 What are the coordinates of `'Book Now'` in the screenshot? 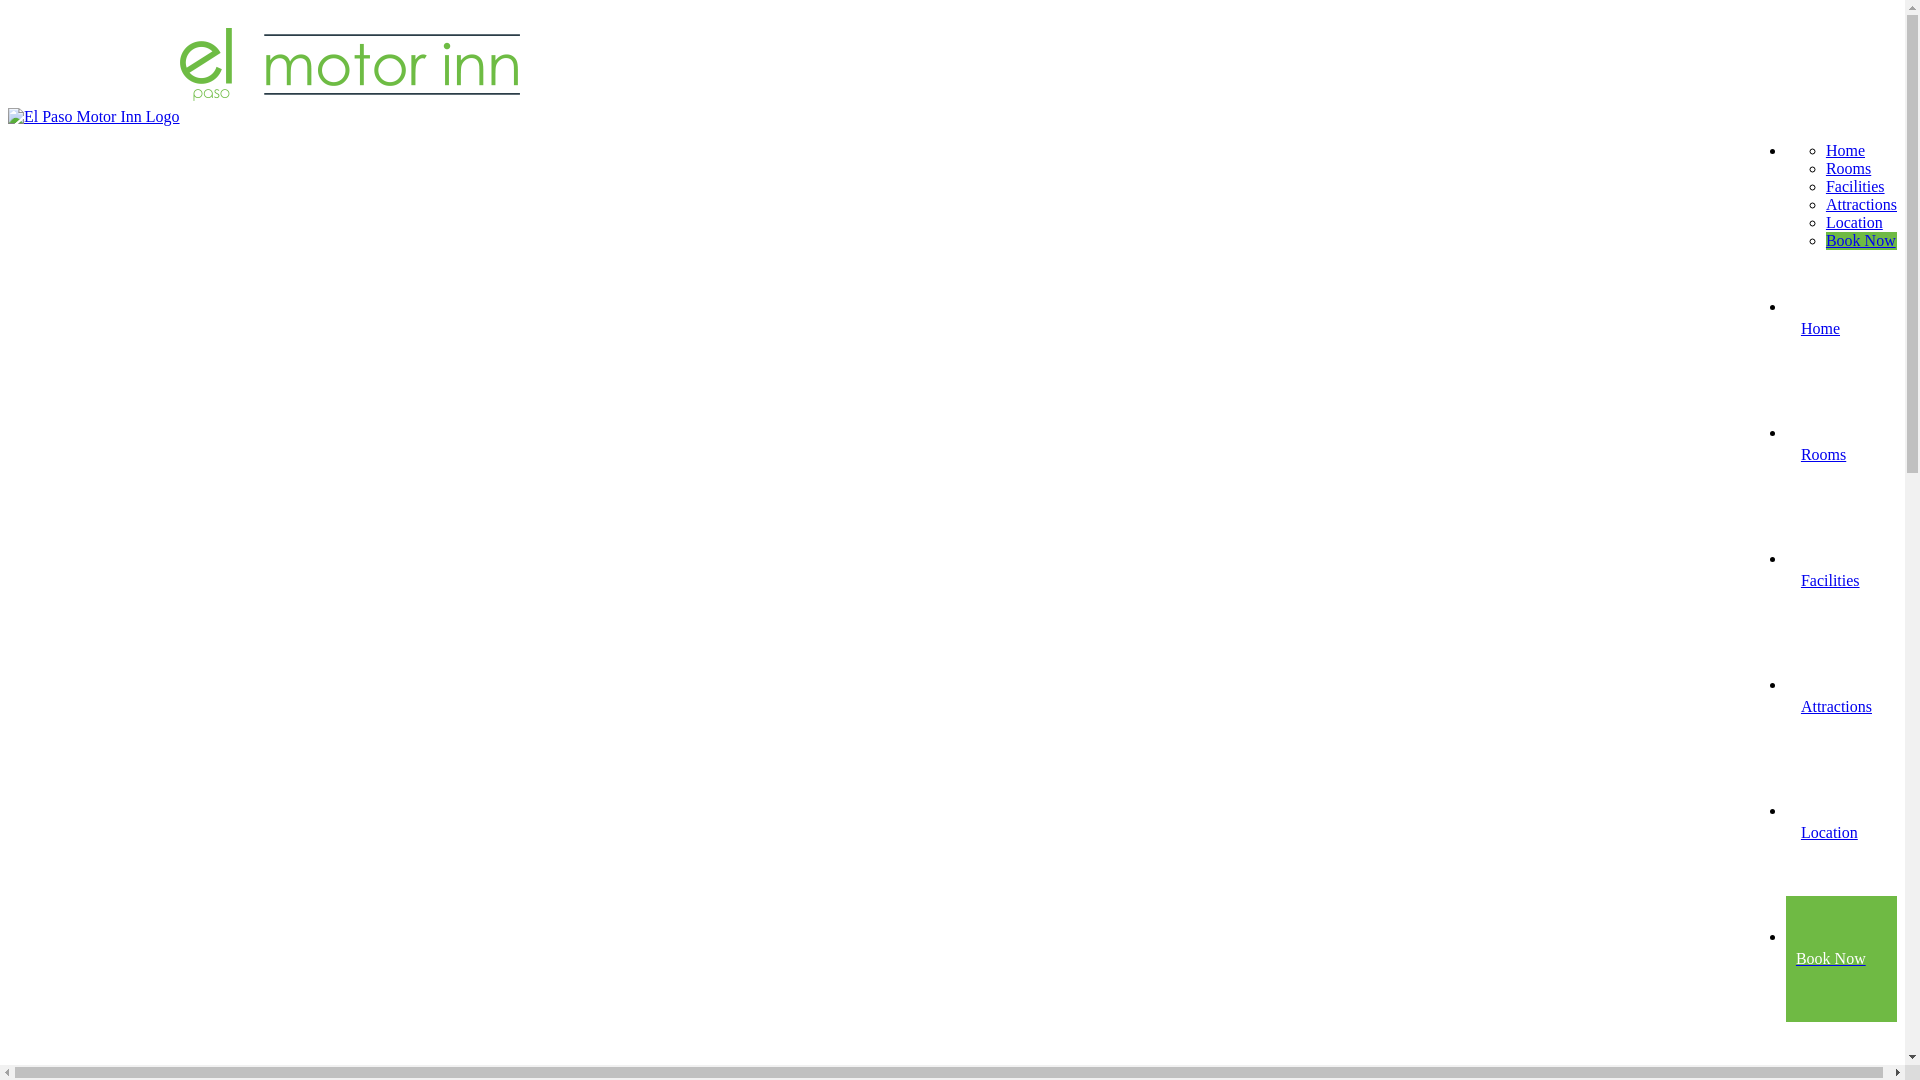 It's located at (1860, 239).